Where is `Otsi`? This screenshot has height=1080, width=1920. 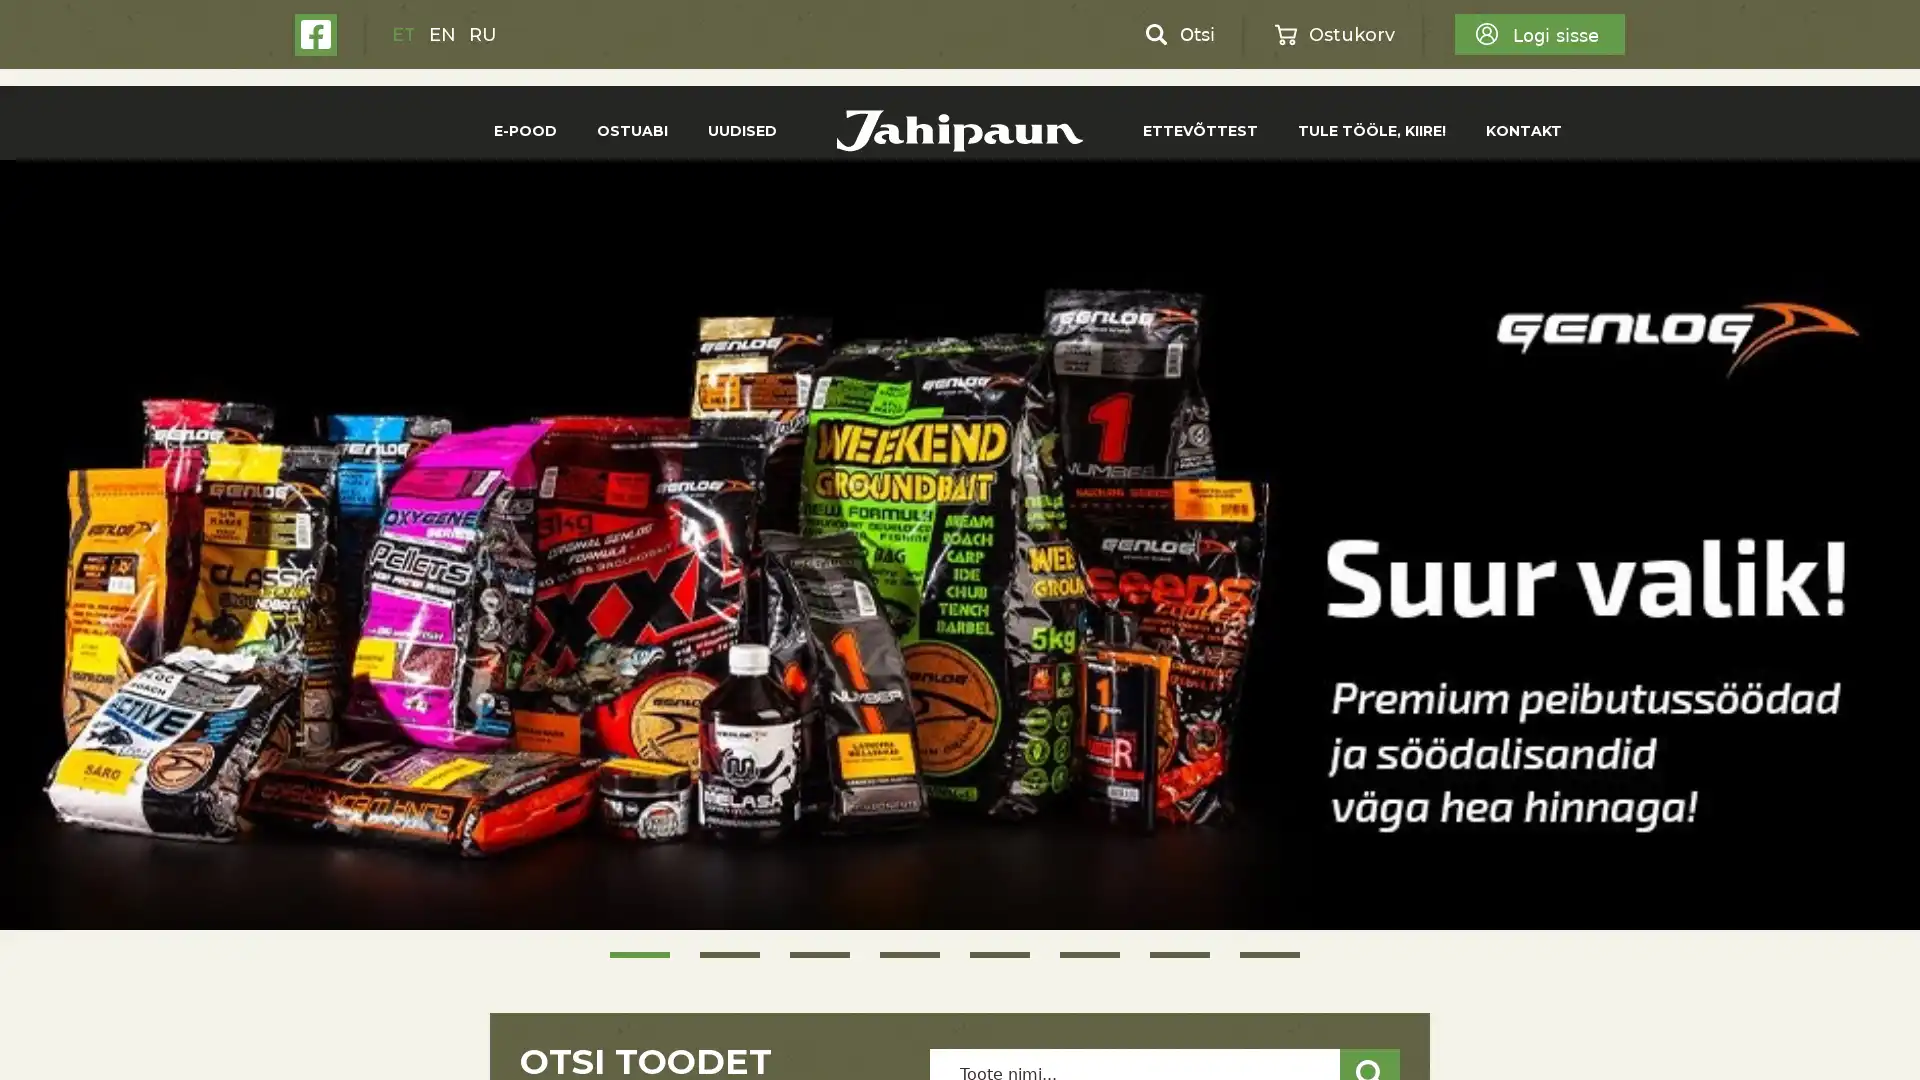 Otsi is located at coordinates (1177, 34).